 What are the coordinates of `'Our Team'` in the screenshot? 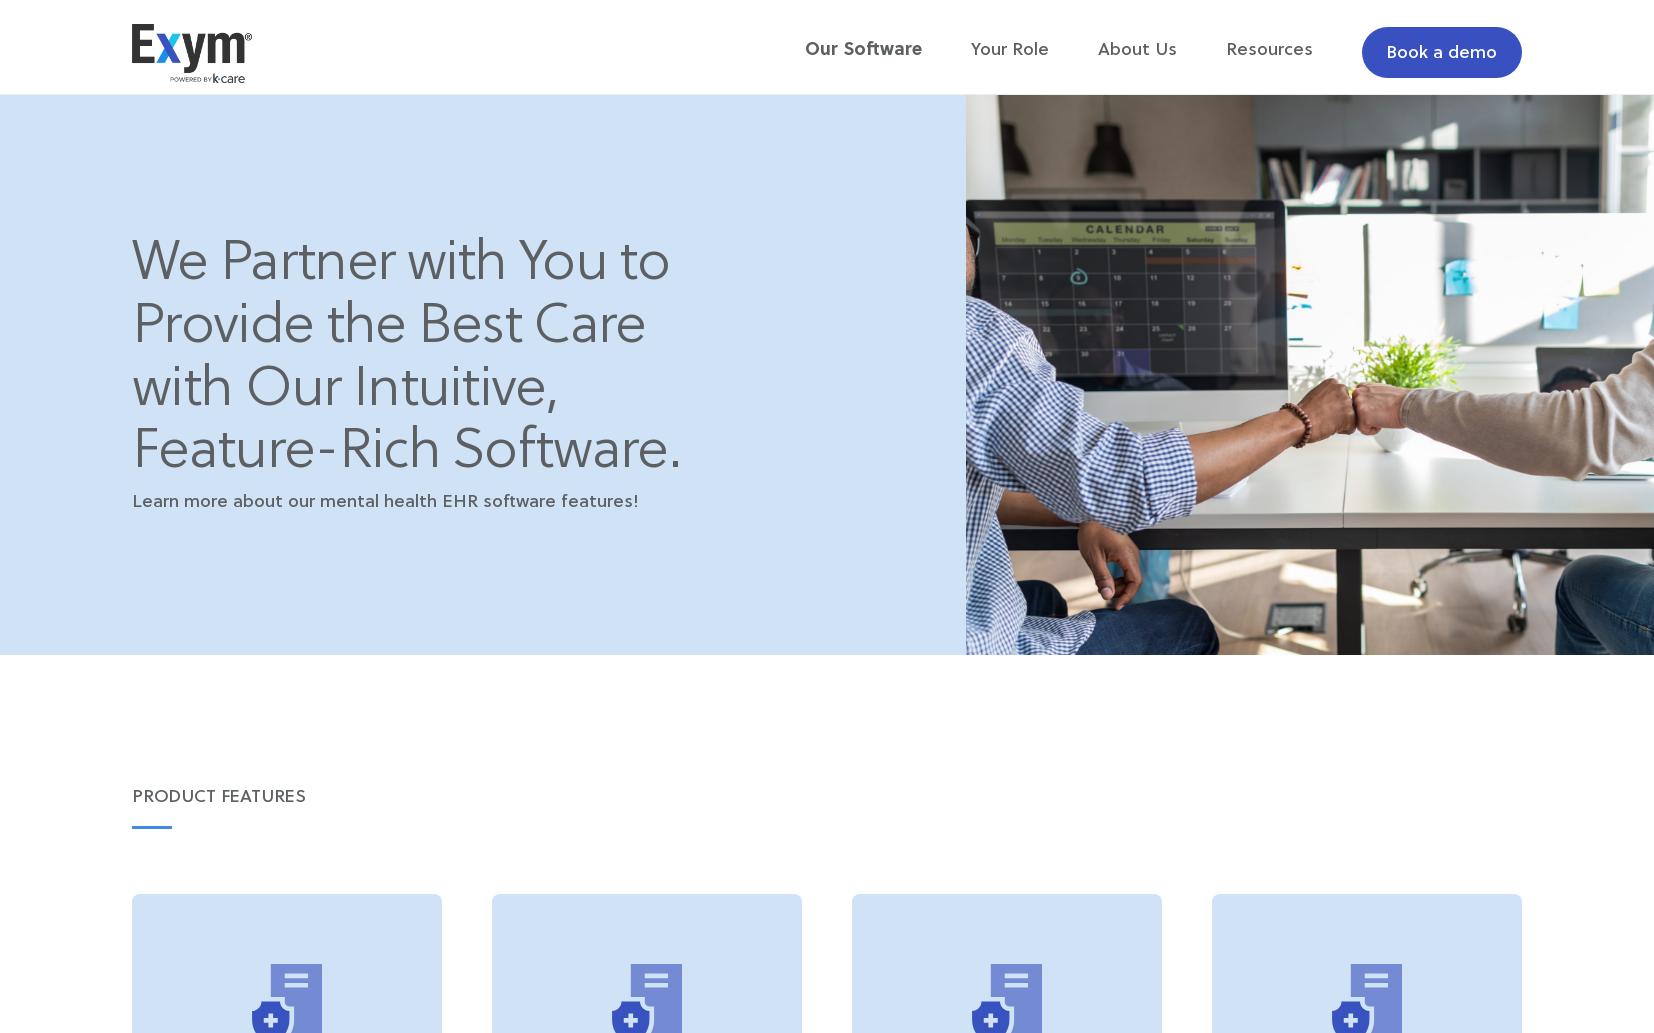 It's located at (1180, 125).